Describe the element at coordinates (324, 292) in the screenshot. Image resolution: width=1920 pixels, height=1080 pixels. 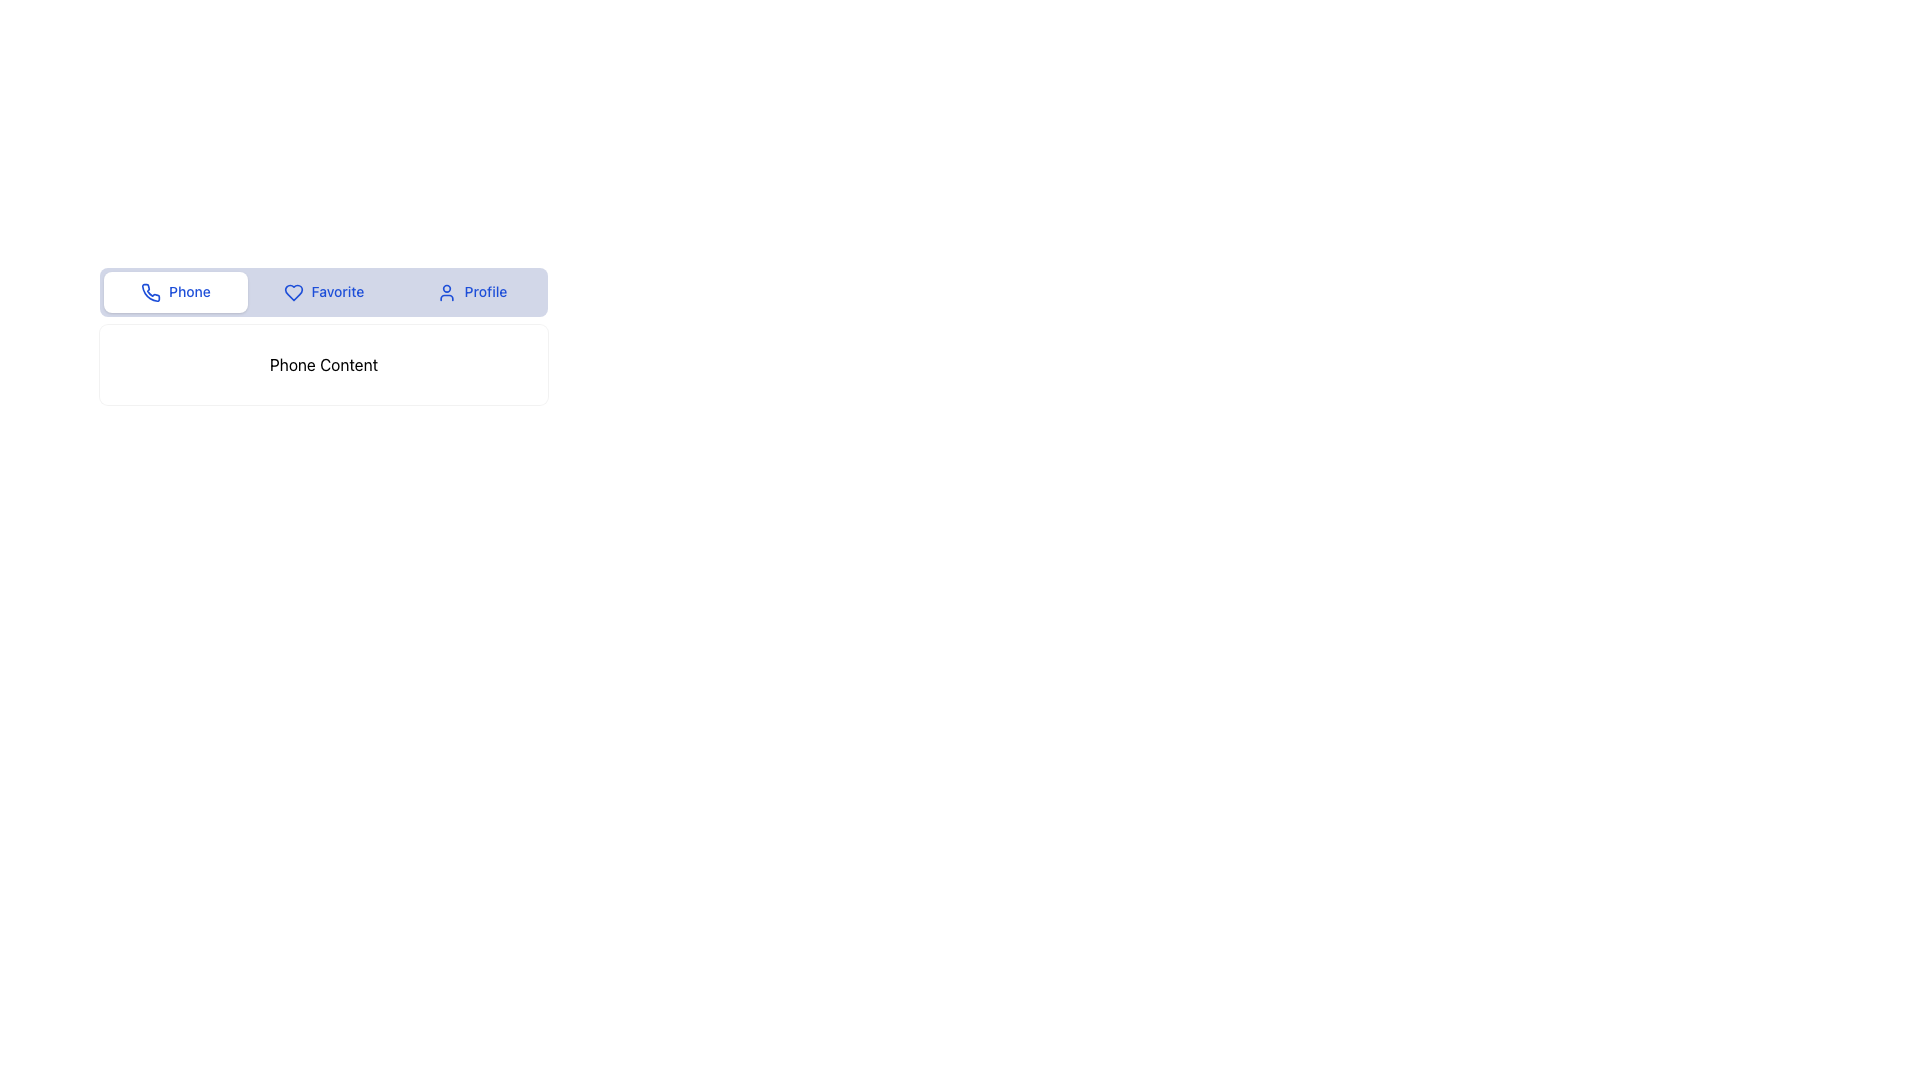
I see `the 'Favorite' button` at that location.